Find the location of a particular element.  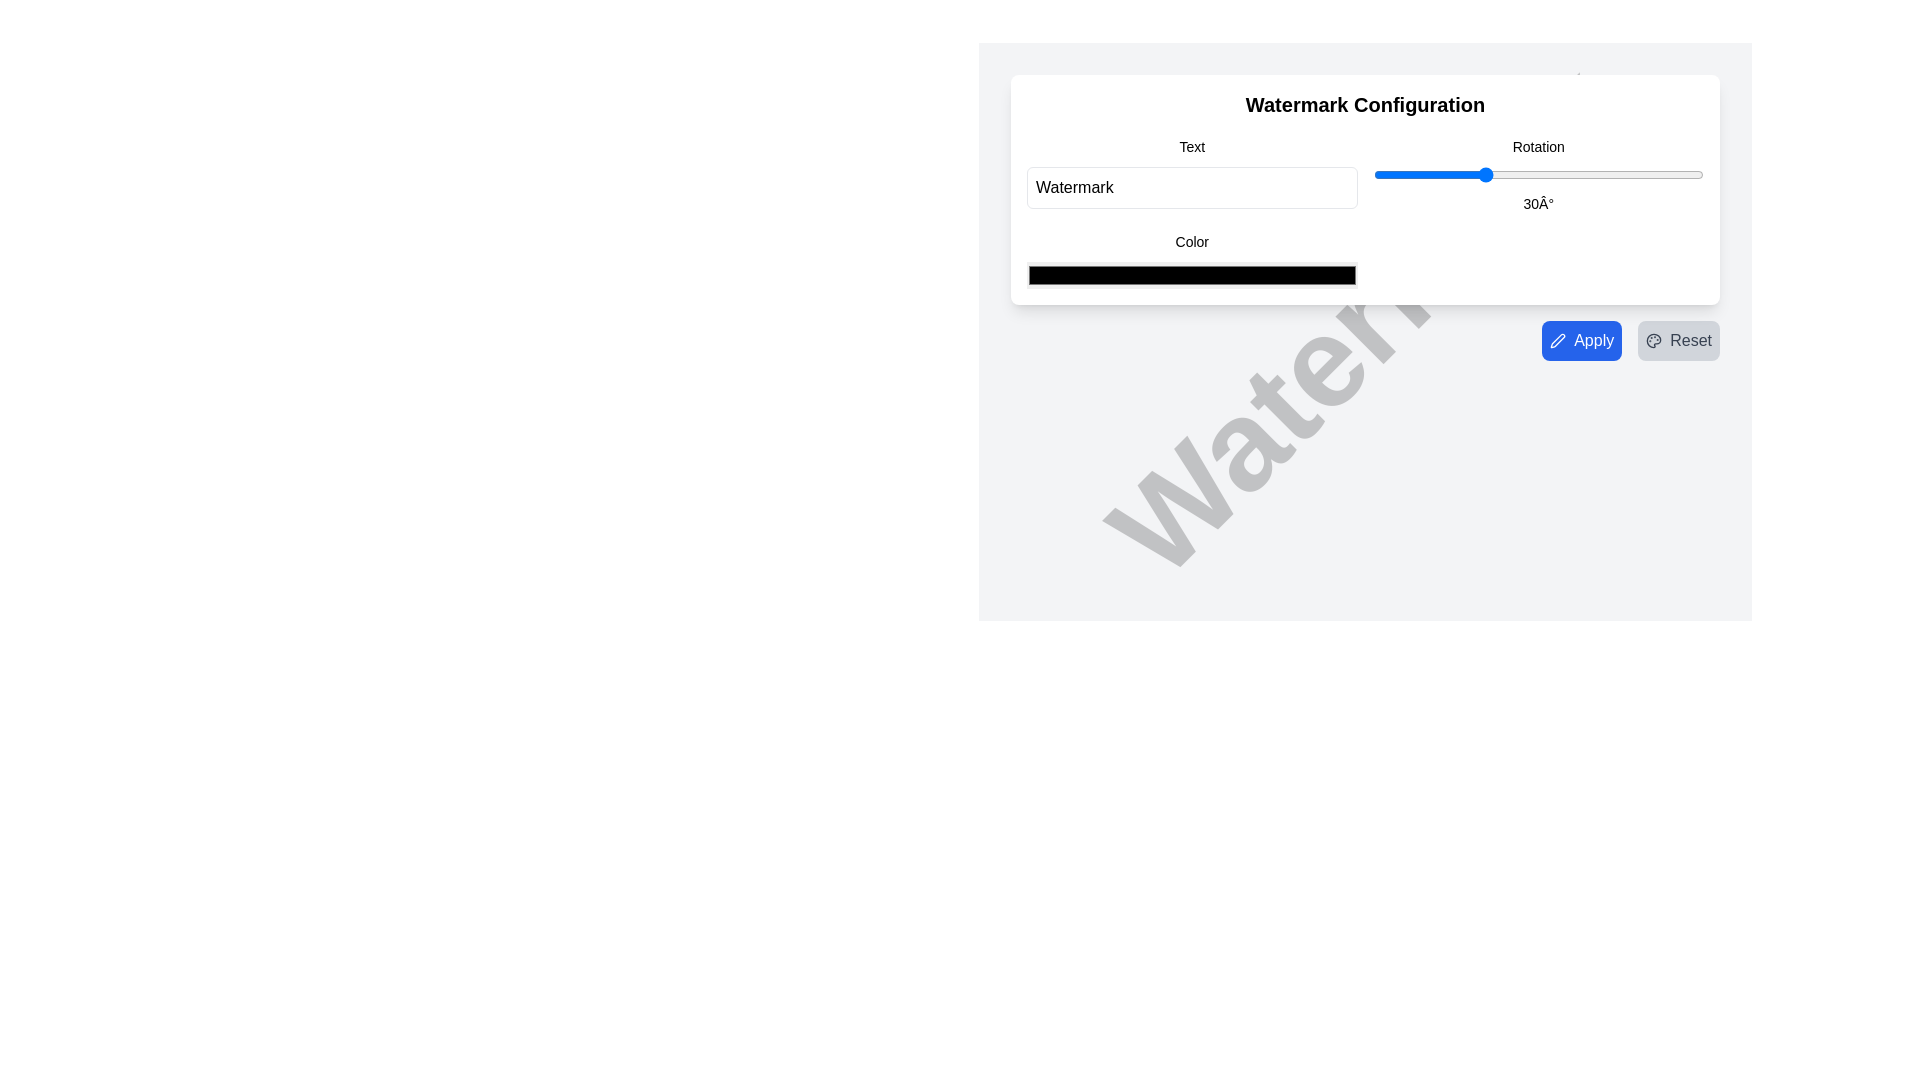

on the color input field, which has a black background and is located beneath the 'Color' label in the 'Watermark Configuration' section is located at coordinates (1192, 275).